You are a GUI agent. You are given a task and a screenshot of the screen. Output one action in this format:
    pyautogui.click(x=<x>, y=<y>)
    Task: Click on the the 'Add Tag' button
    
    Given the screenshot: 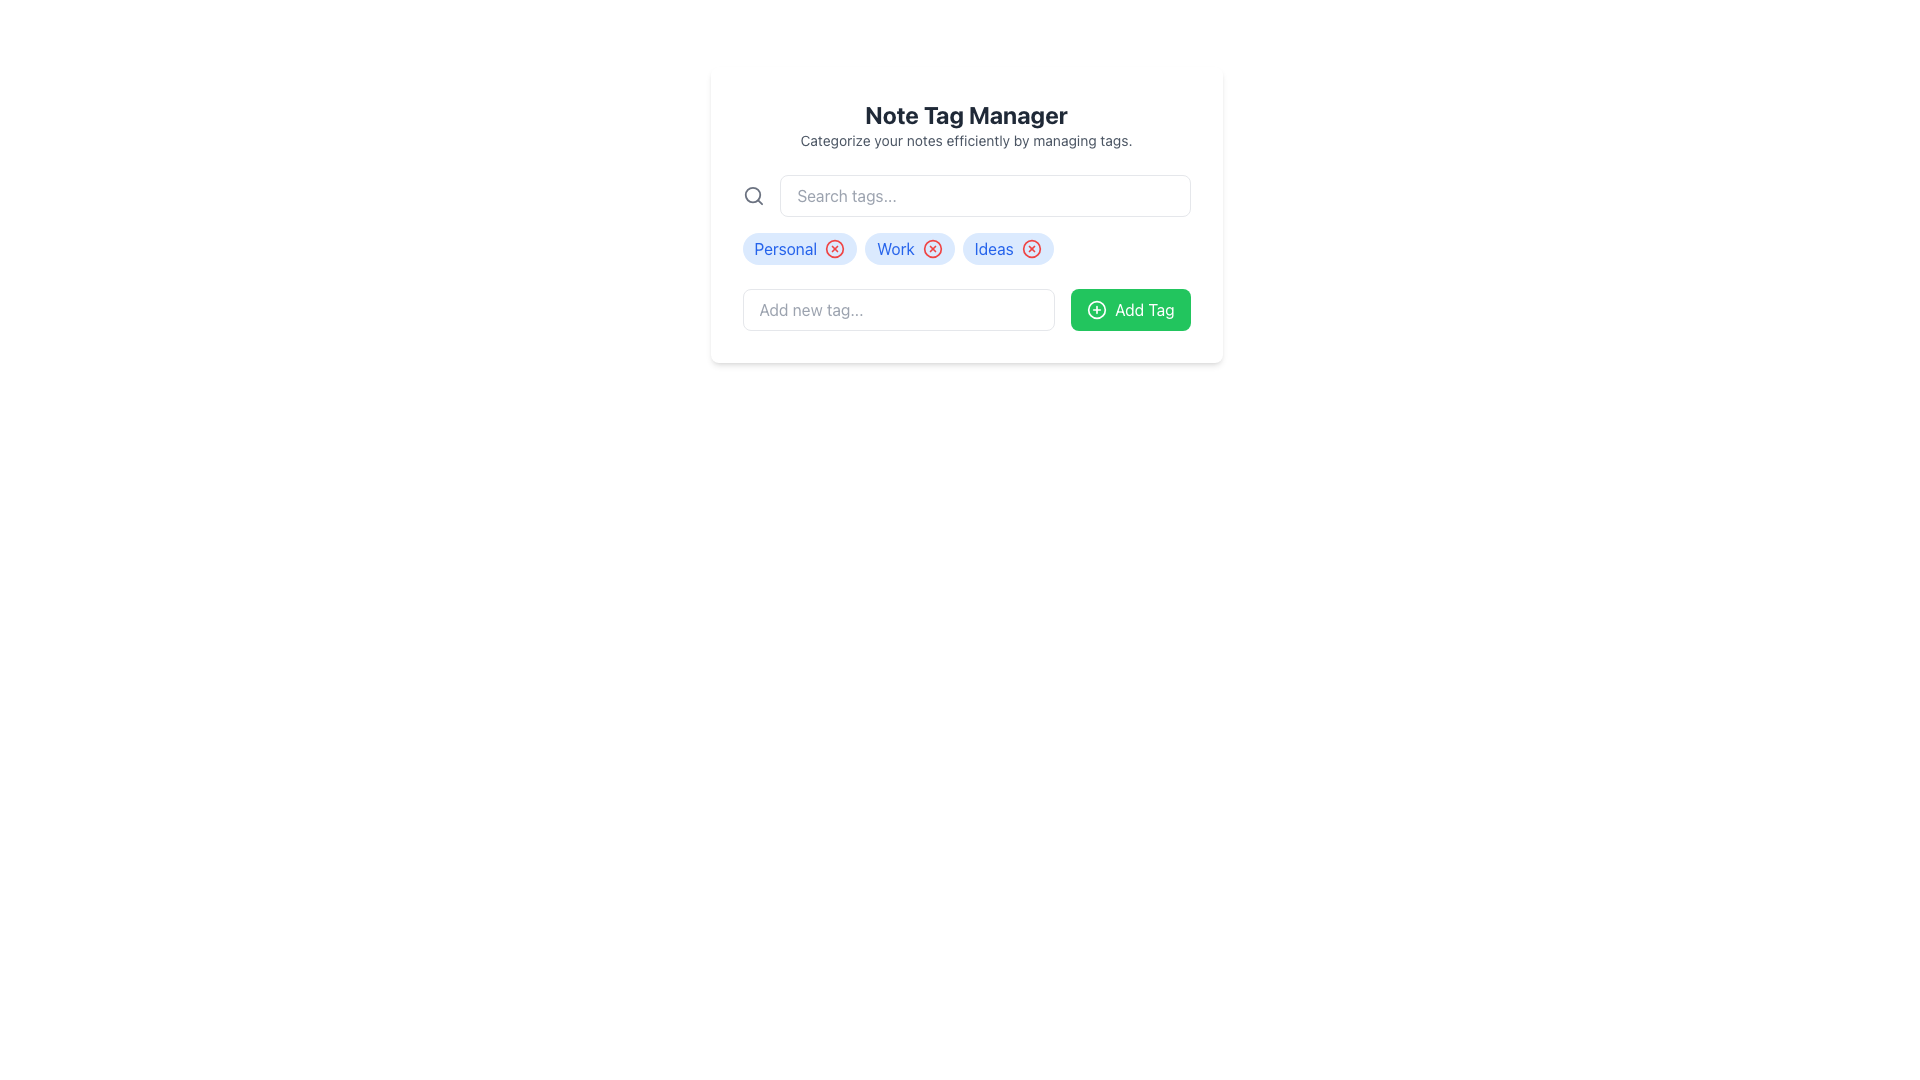 What is the action you would take?
    pyautogui.click(x=1130, y=309)
    